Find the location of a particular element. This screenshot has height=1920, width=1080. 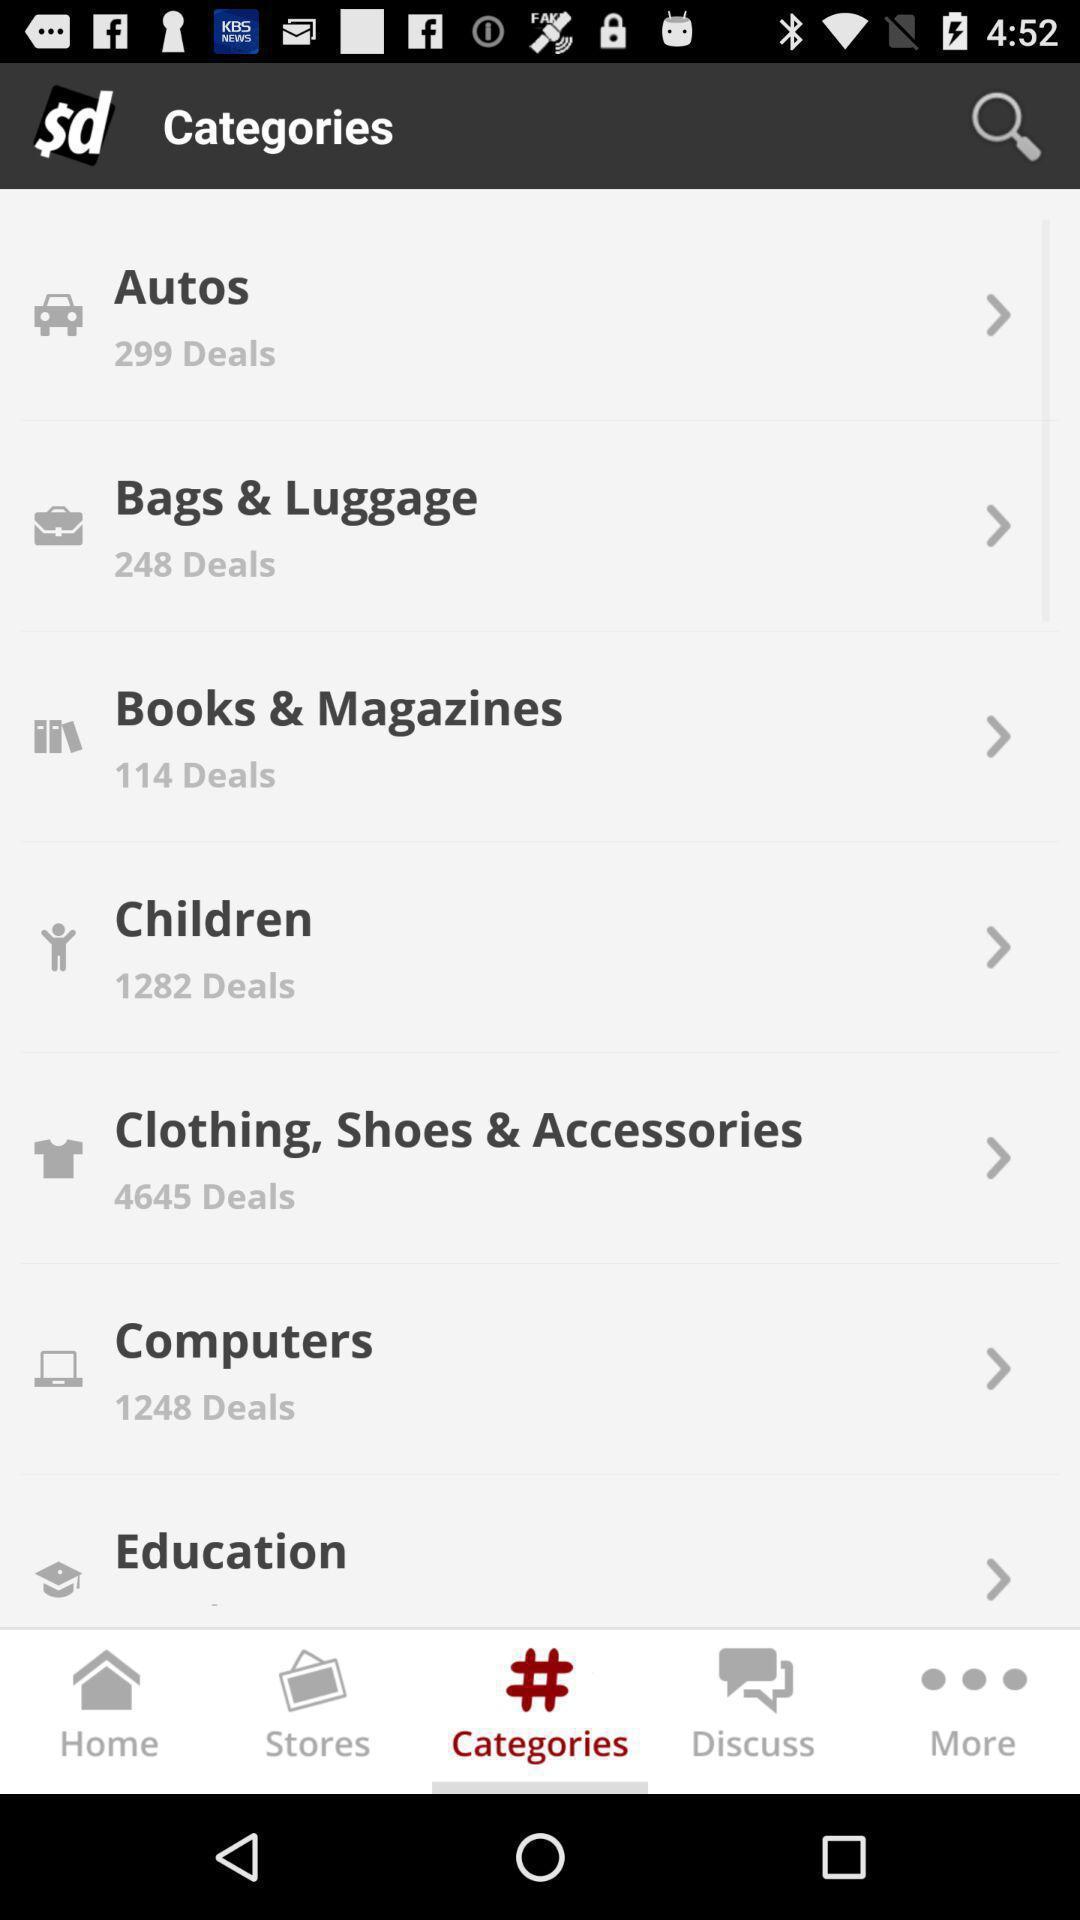

activate discuss function is located at coordinates (756, 1715).